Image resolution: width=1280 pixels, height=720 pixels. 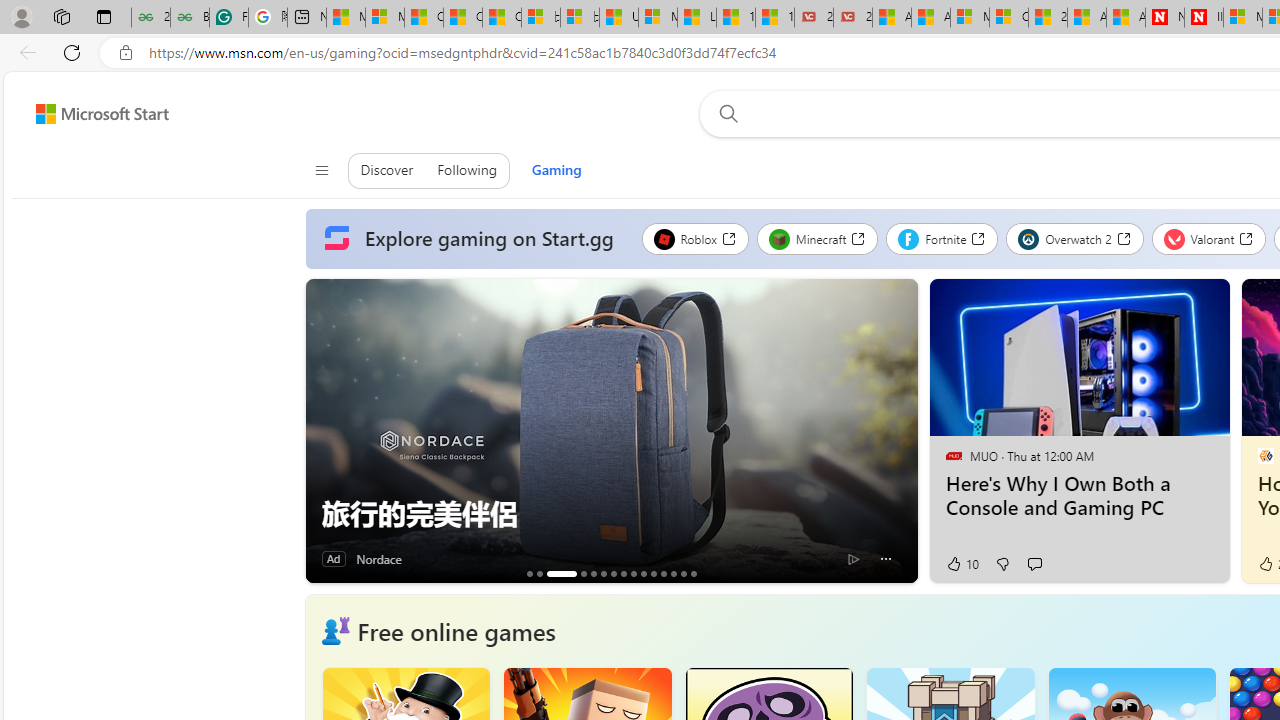 I want to click on 'AutomationID: tab_nativead-infopane-14', so click(x=683, y=573).